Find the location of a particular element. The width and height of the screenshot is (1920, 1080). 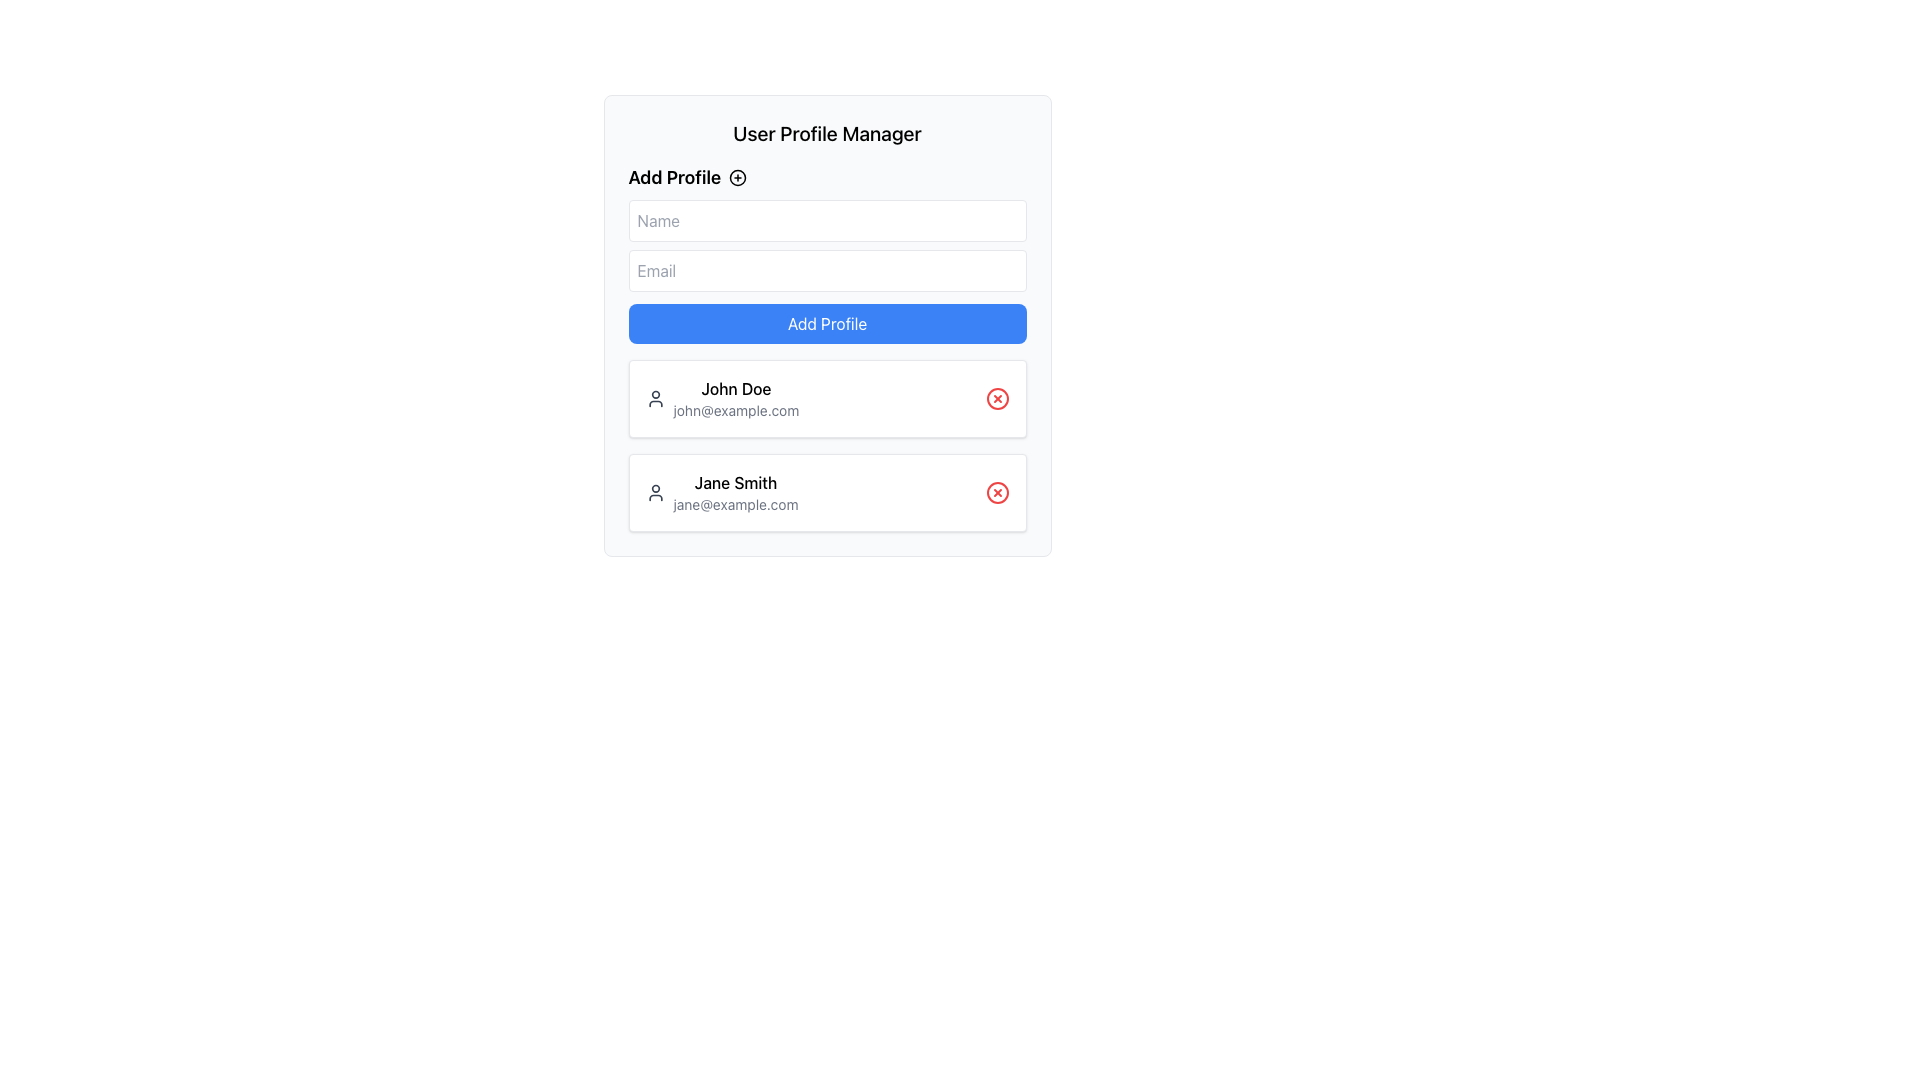

the icon indicating the addition of a profile, located at the top-left portion of the layout next to the 'Add Profile' text is located at coordinates (737, 176).